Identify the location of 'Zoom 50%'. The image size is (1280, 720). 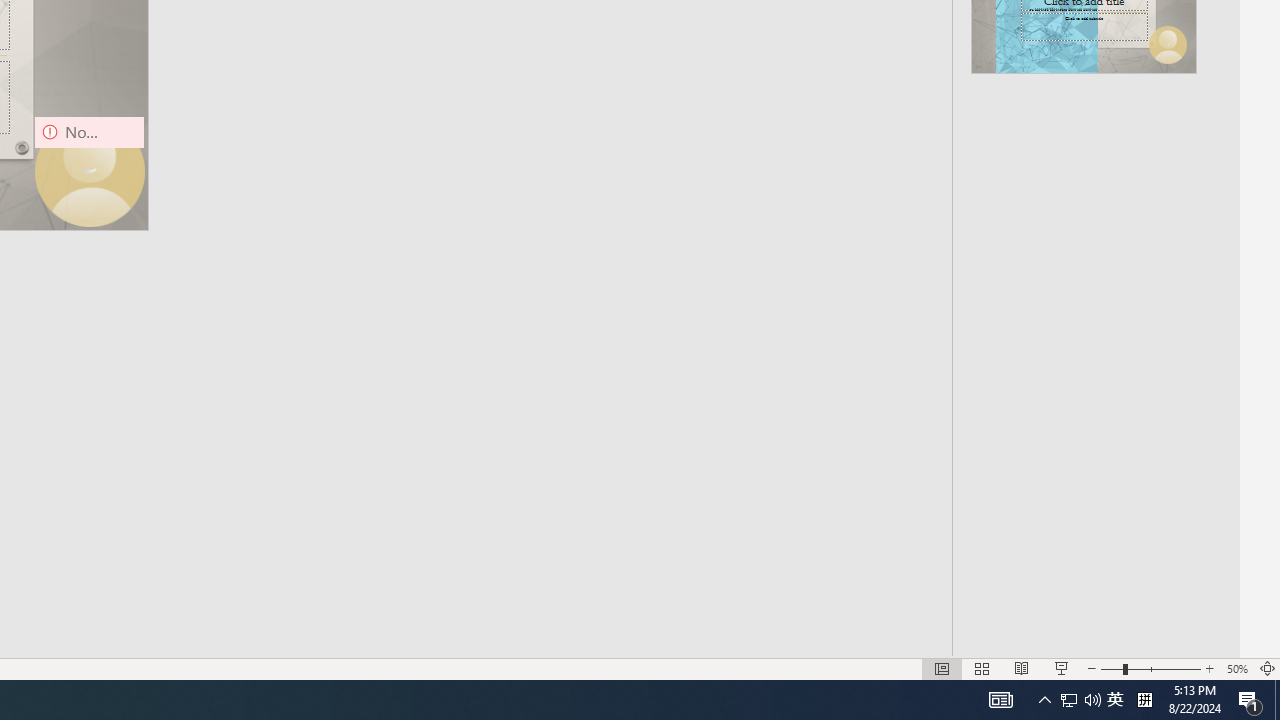
(1236, 669).